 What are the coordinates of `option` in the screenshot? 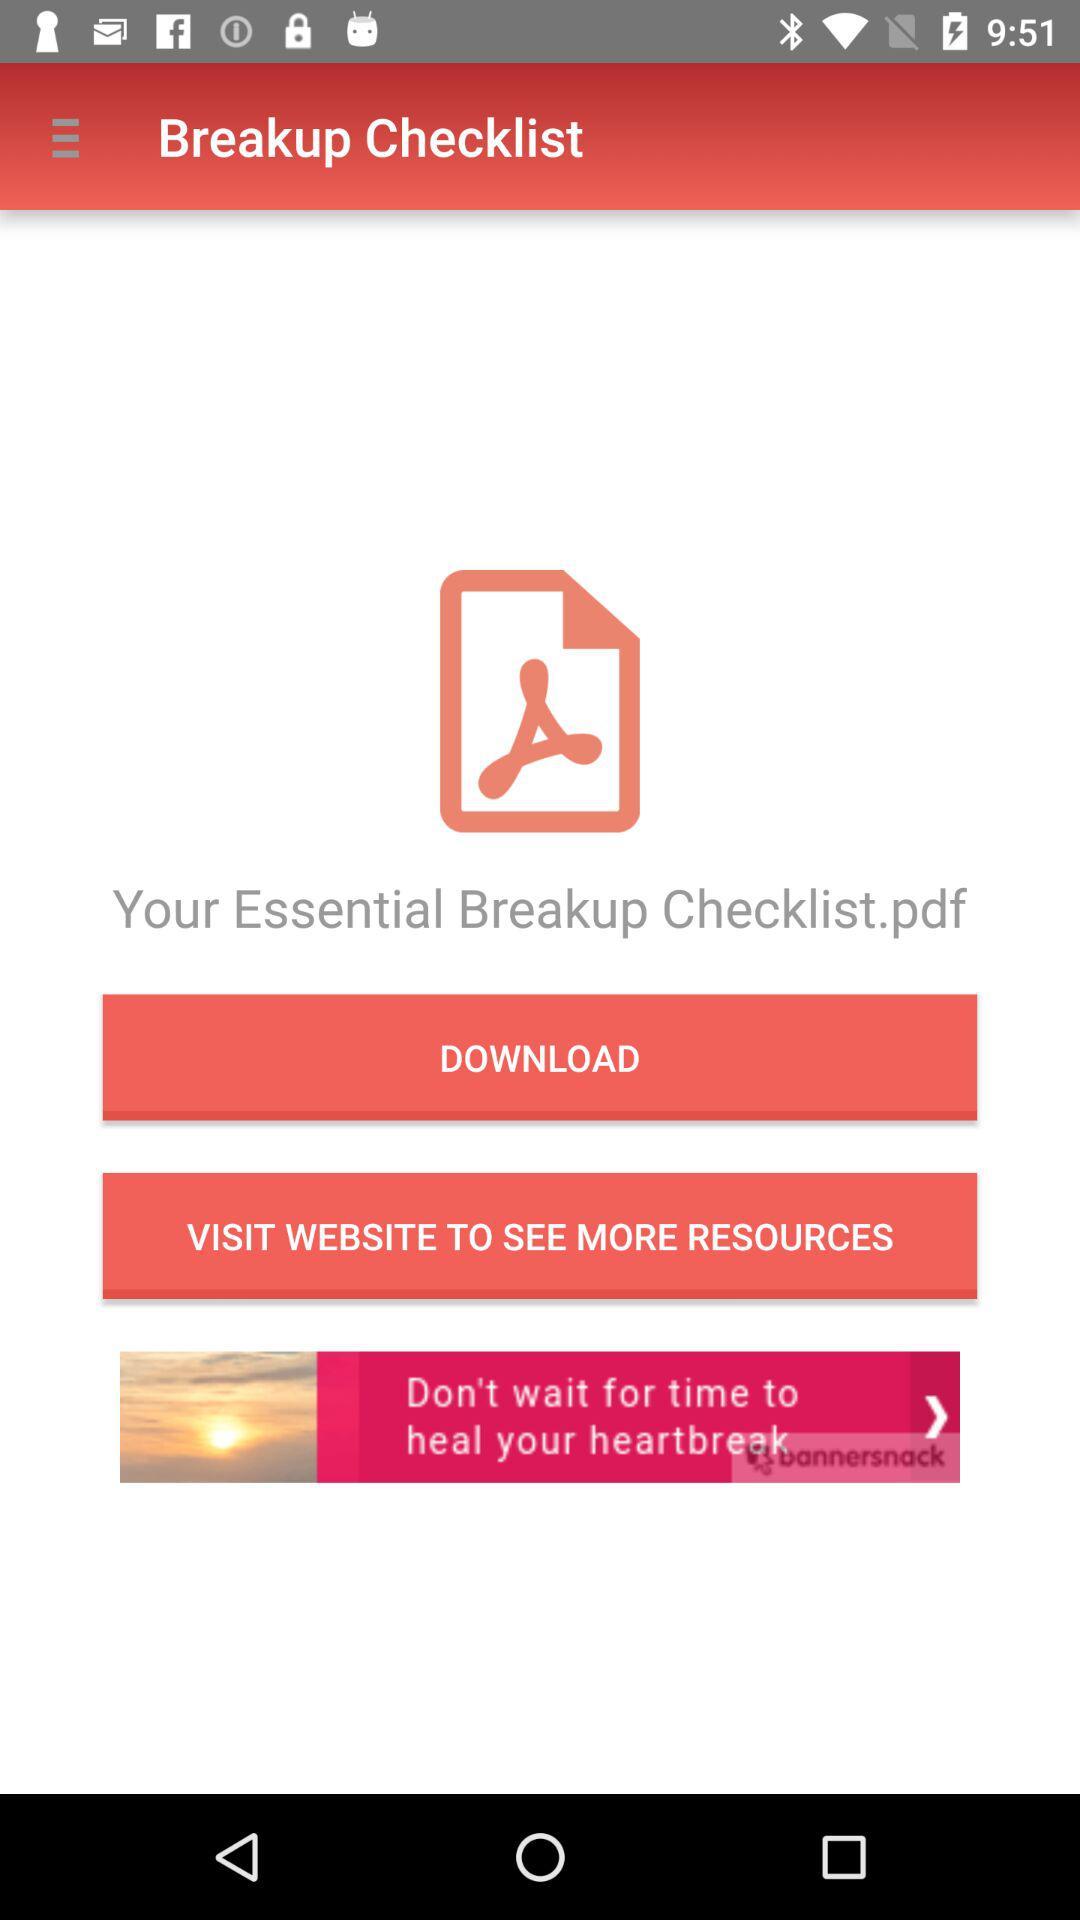 It's located at (540, 1416).